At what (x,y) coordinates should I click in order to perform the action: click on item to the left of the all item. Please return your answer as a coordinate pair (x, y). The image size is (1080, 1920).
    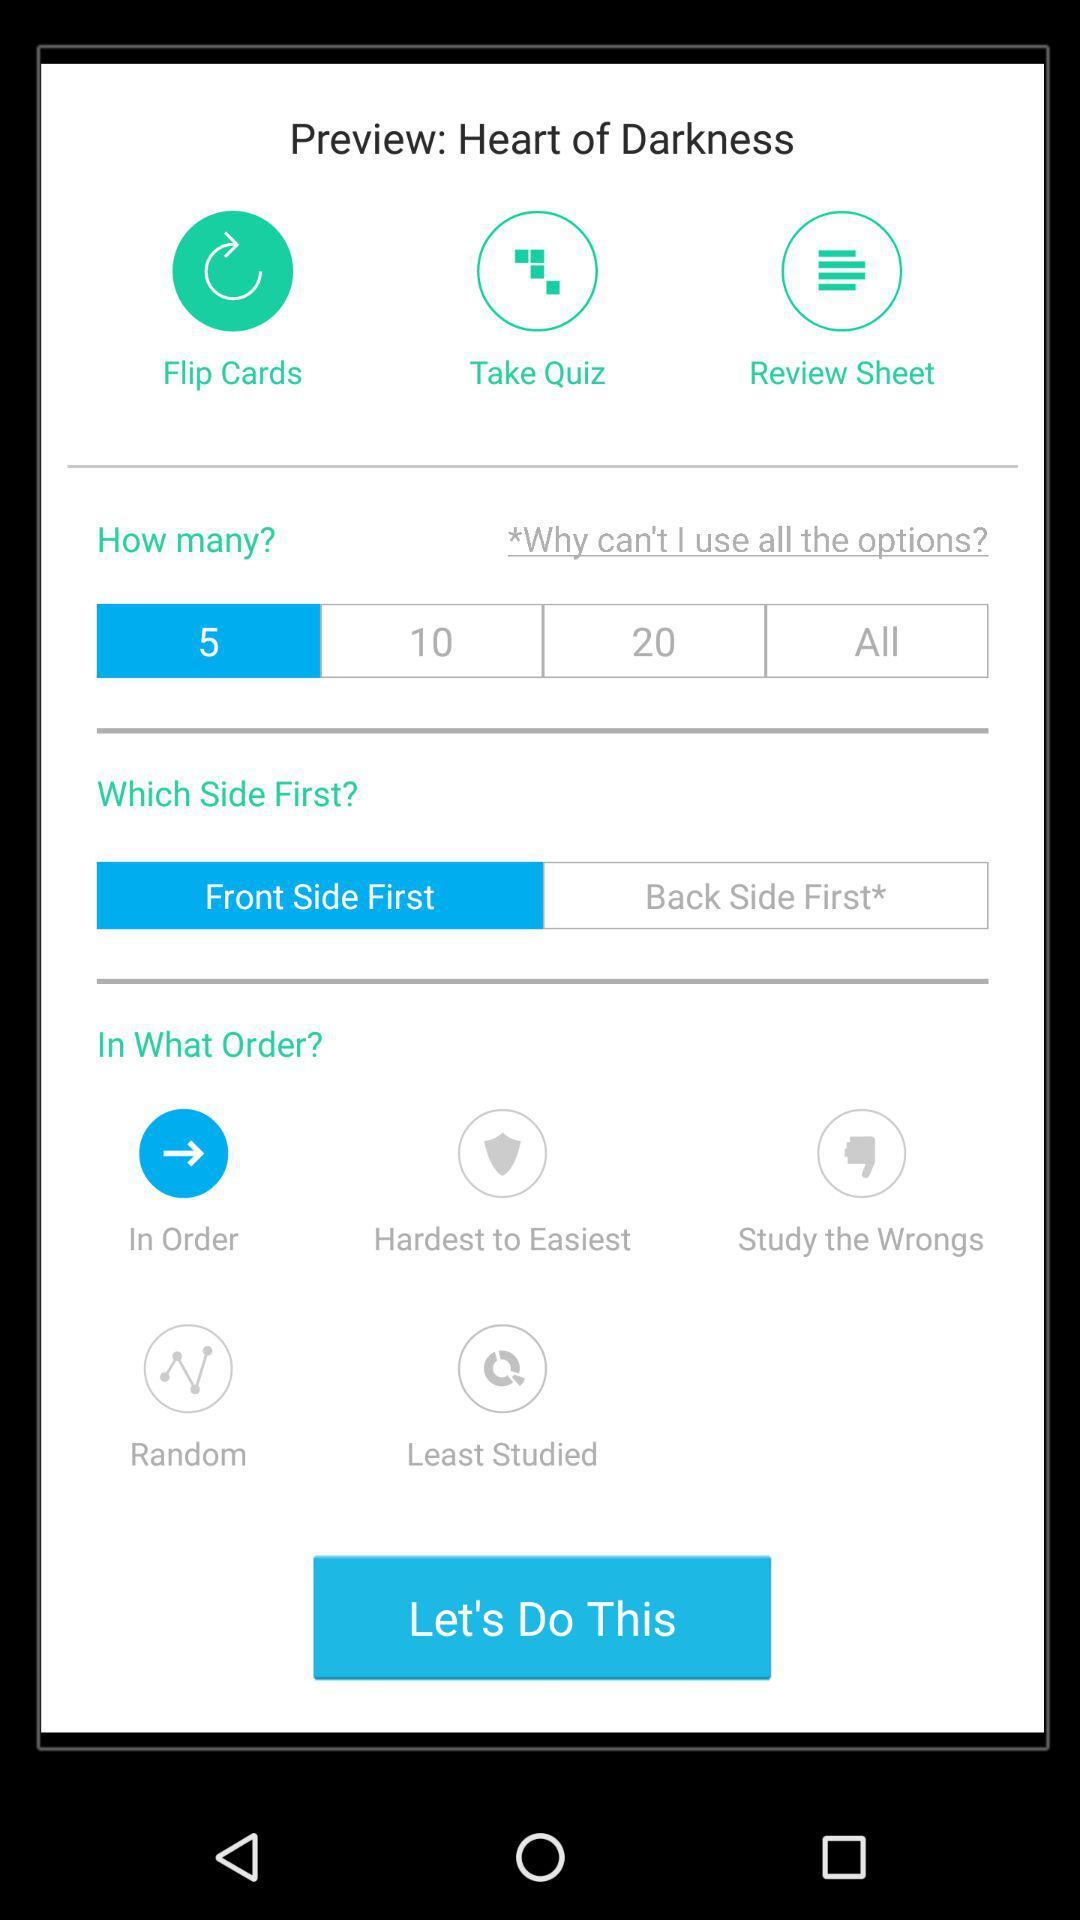
    Looking at the image, I should click on (654, 640).